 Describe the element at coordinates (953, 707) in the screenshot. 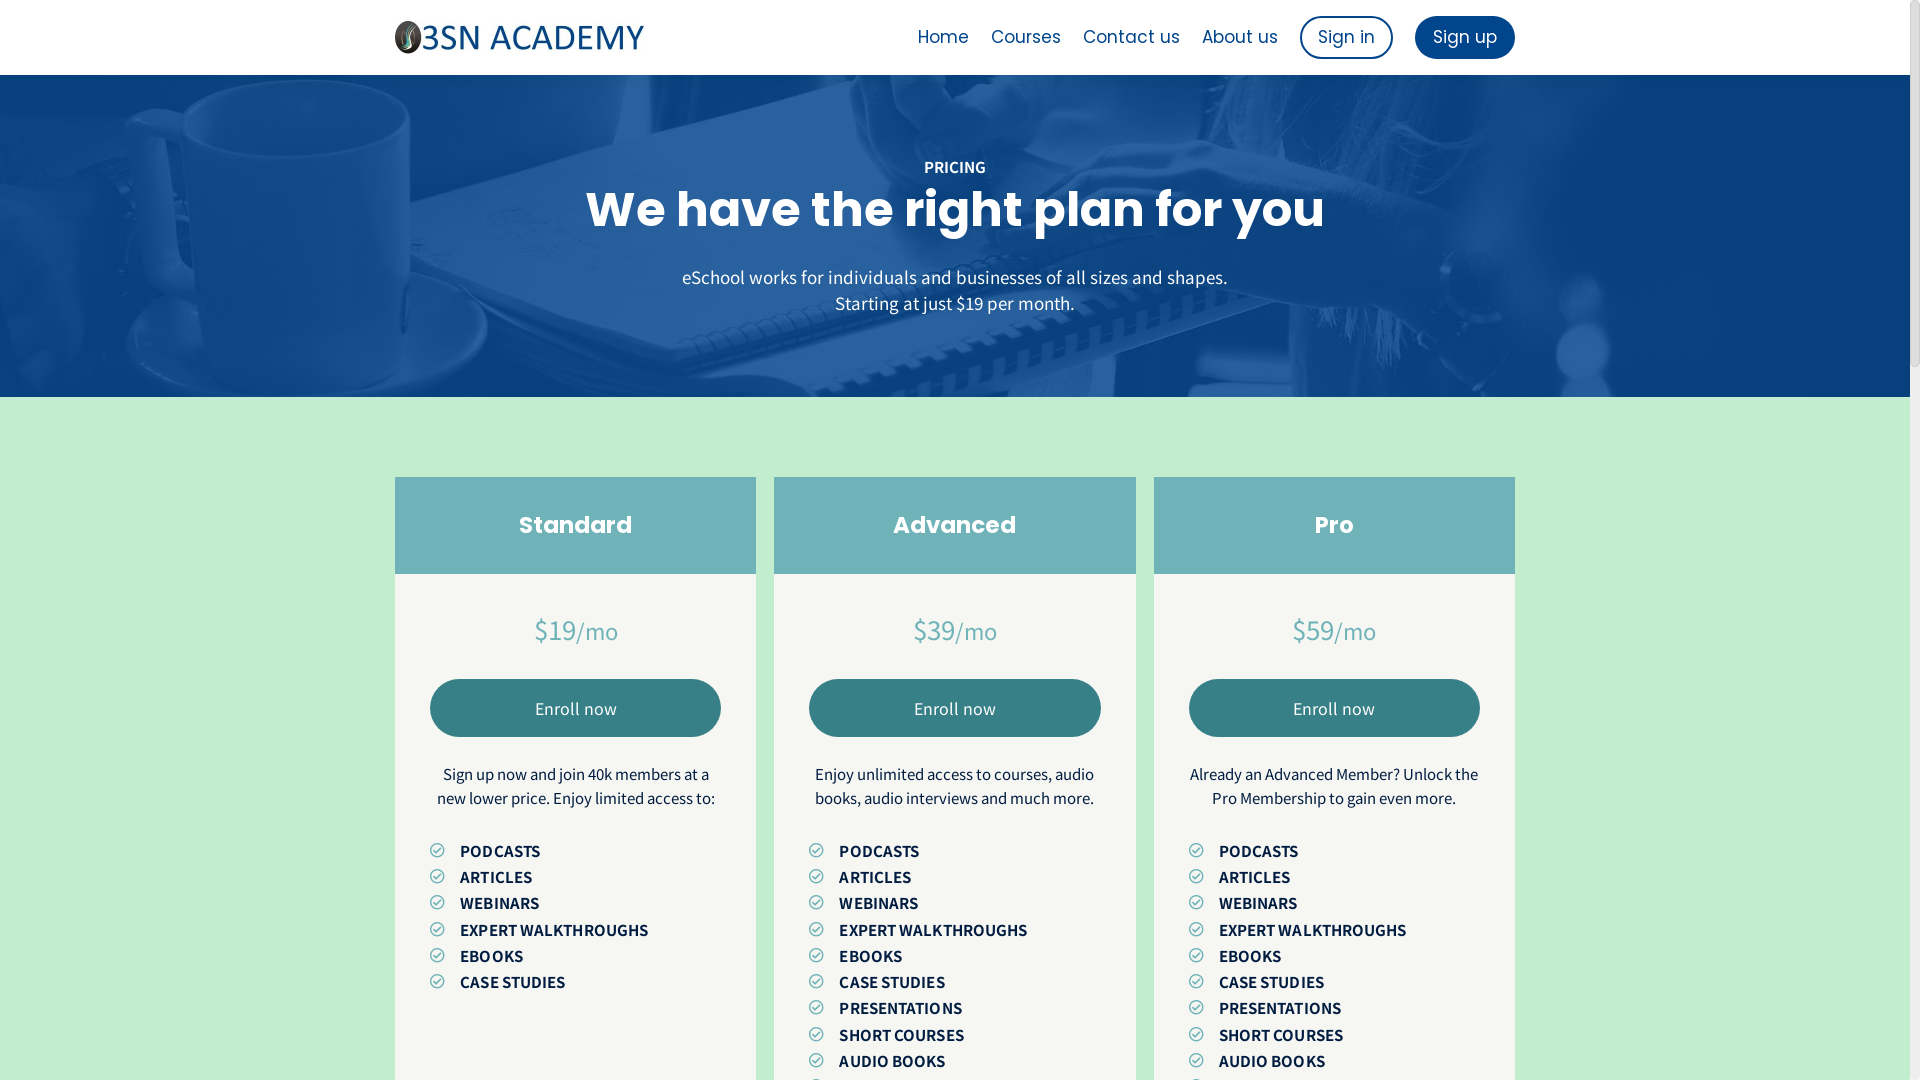

I see `'Enroll now'` at that location.